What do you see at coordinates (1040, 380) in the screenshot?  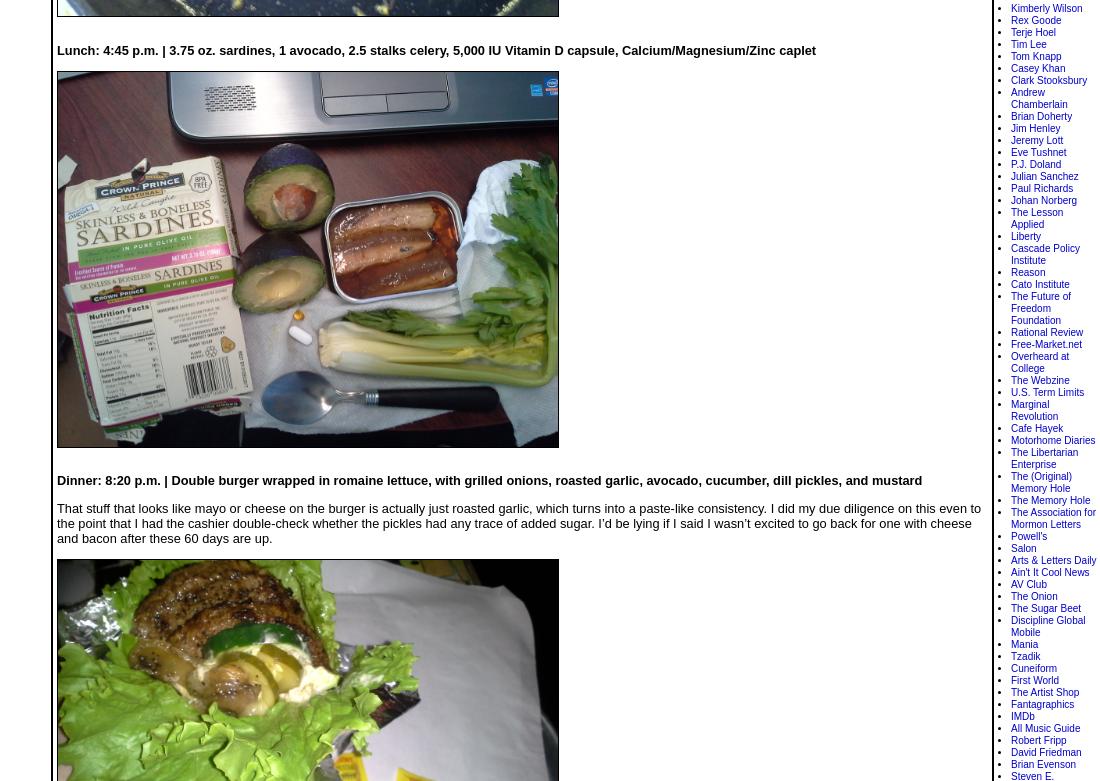 I see `'The Webzine'` at bounding box center [1040, 380].